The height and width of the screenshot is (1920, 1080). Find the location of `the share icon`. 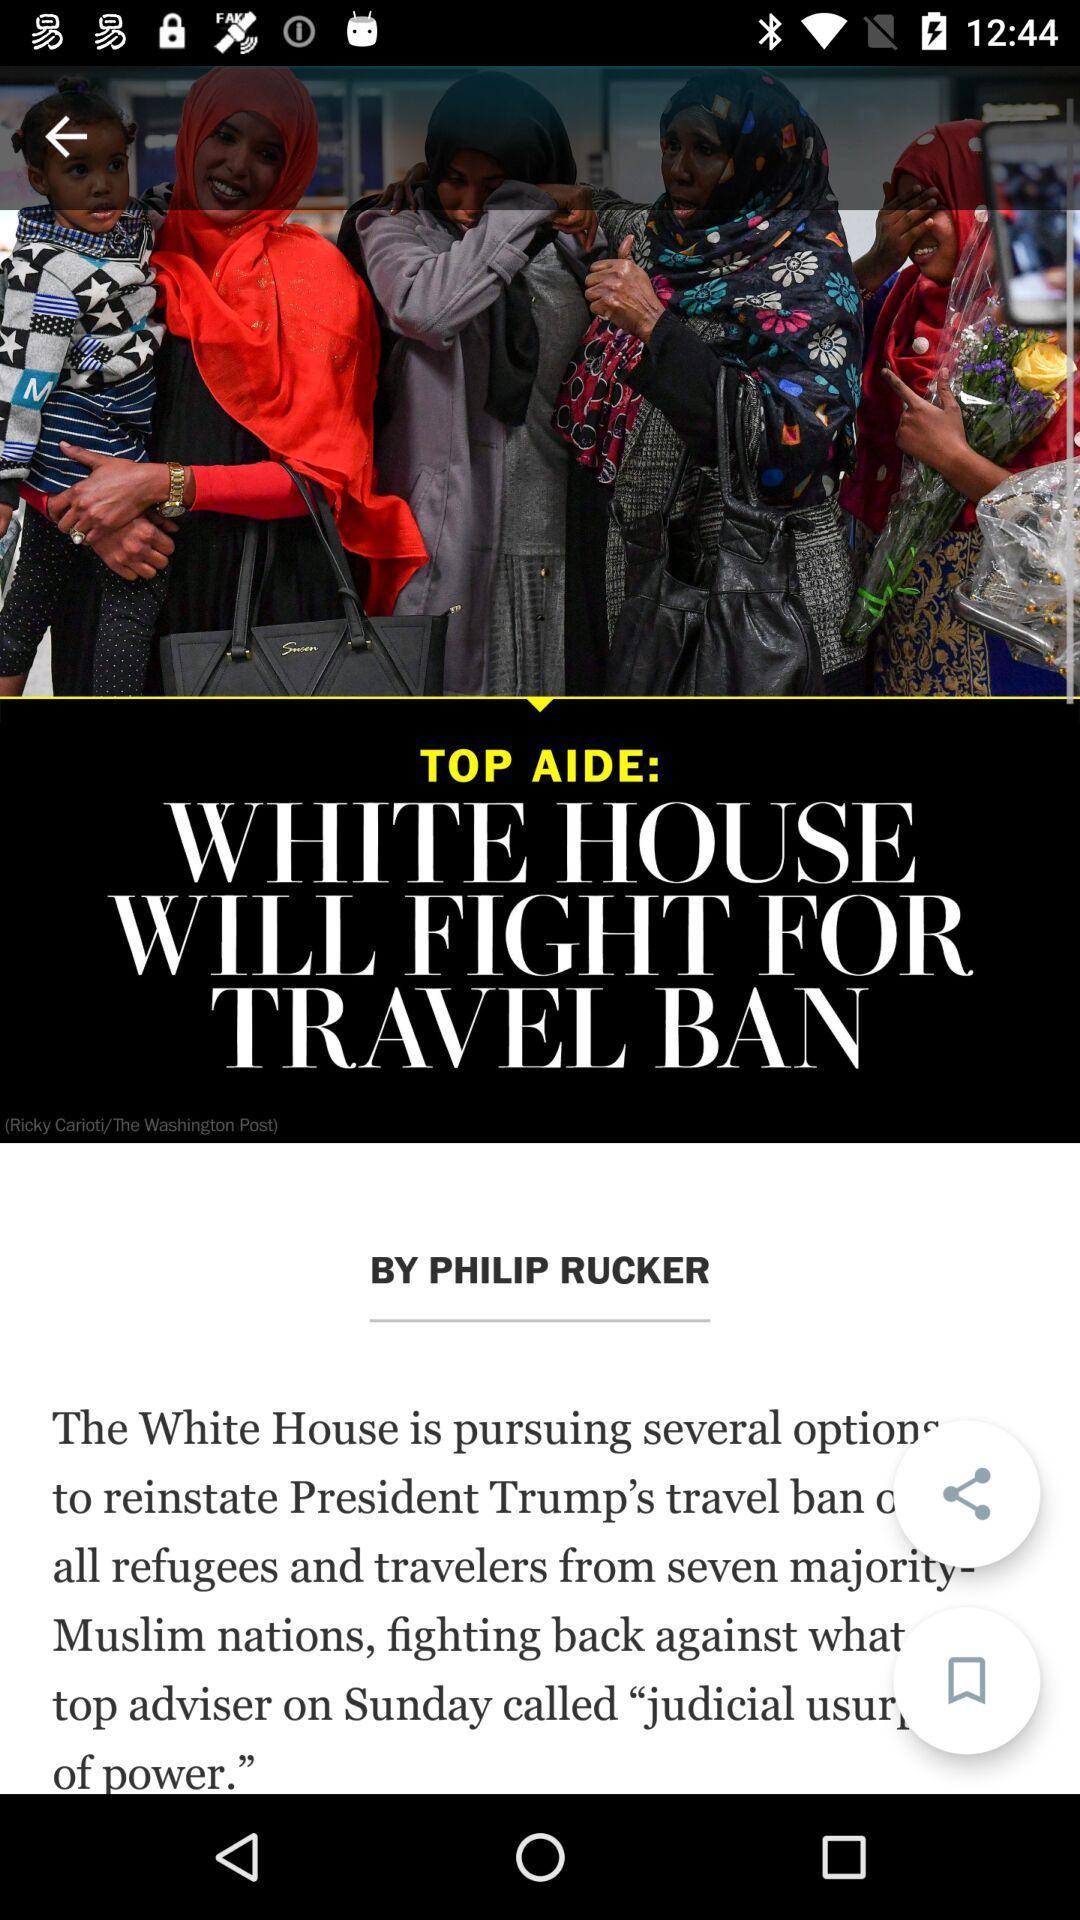

the share icon is located at coordinates (965, 1493).